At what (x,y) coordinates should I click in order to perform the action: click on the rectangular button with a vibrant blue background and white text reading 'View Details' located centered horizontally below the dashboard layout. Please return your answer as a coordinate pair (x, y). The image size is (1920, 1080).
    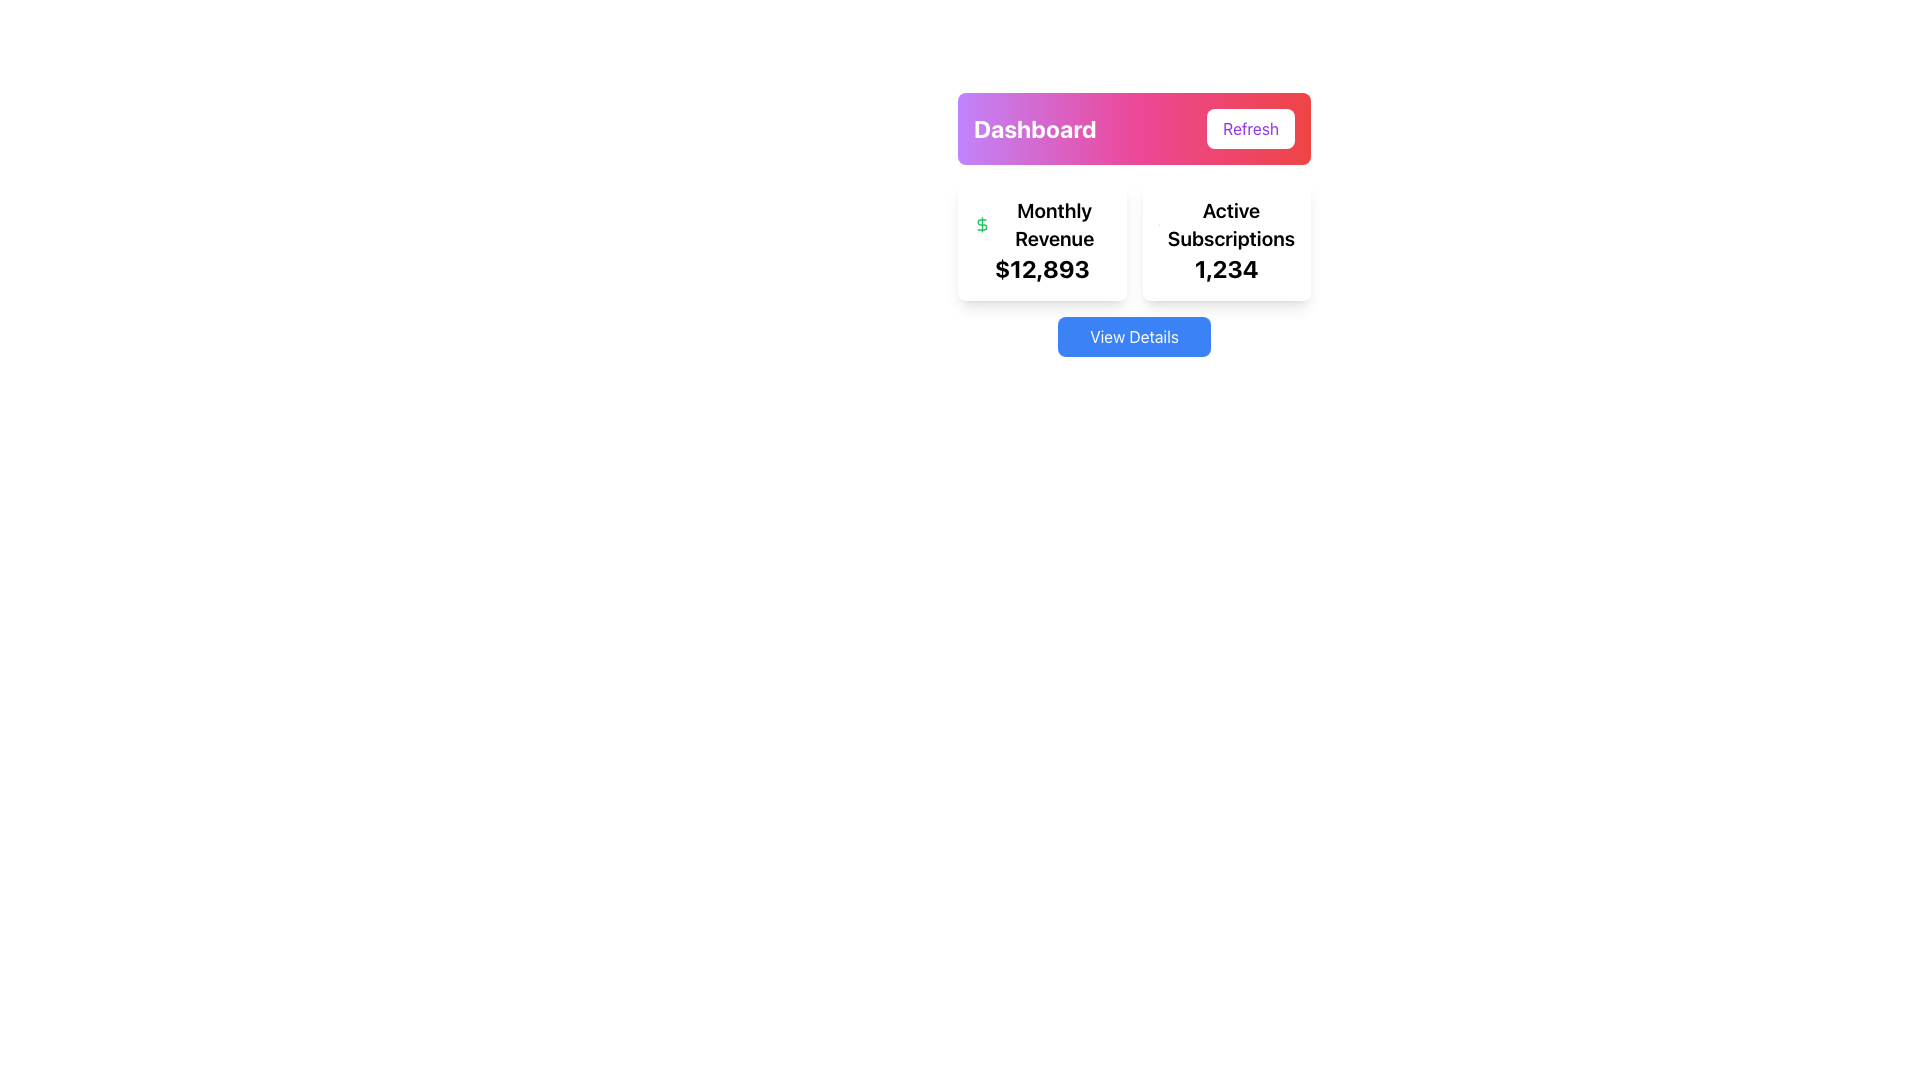
    Looking at the image, I should click on (1134, 335).